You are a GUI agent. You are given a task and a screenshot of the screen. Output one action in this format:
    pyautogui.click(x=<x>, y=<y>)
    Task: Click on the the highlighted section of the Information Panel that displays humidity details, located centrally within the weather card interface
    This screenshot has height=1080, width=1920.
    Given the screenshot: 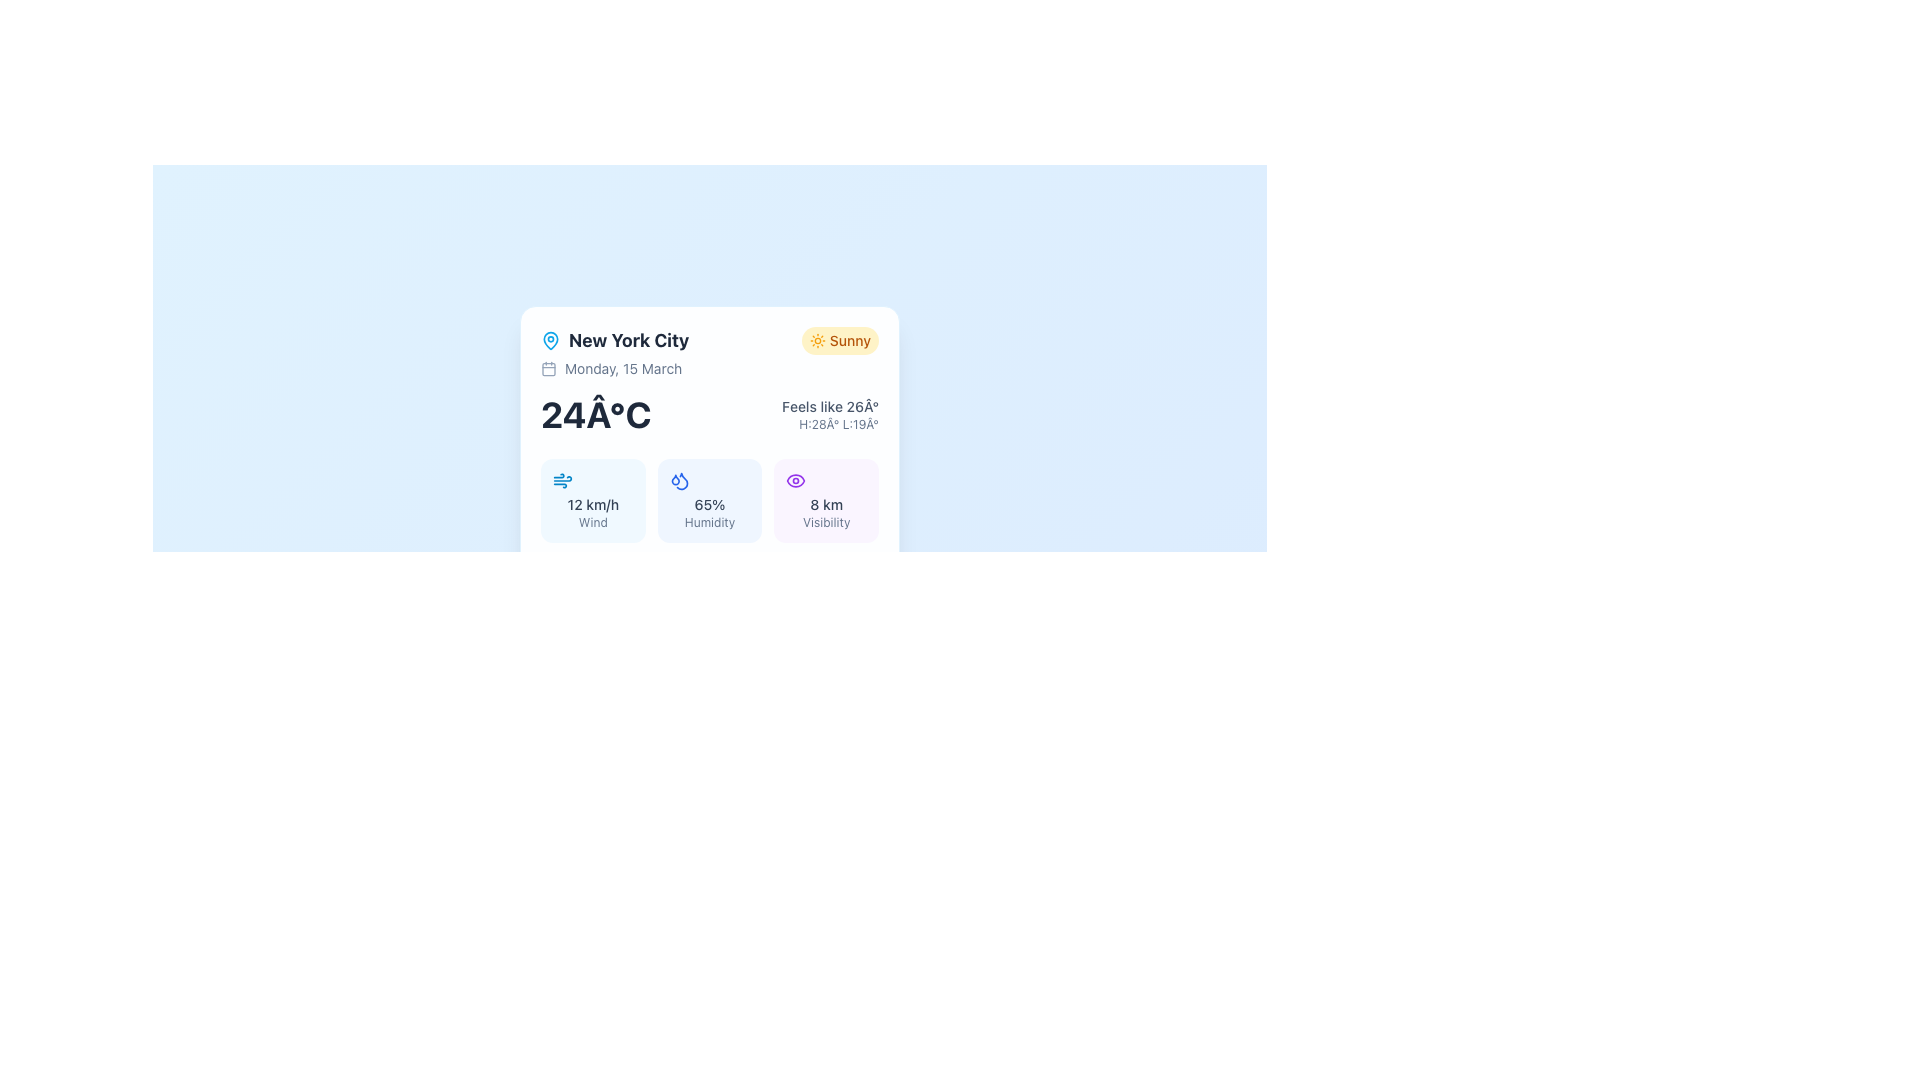 What is the action you would take?
    pyautogui.click(x=710, y=500)
    